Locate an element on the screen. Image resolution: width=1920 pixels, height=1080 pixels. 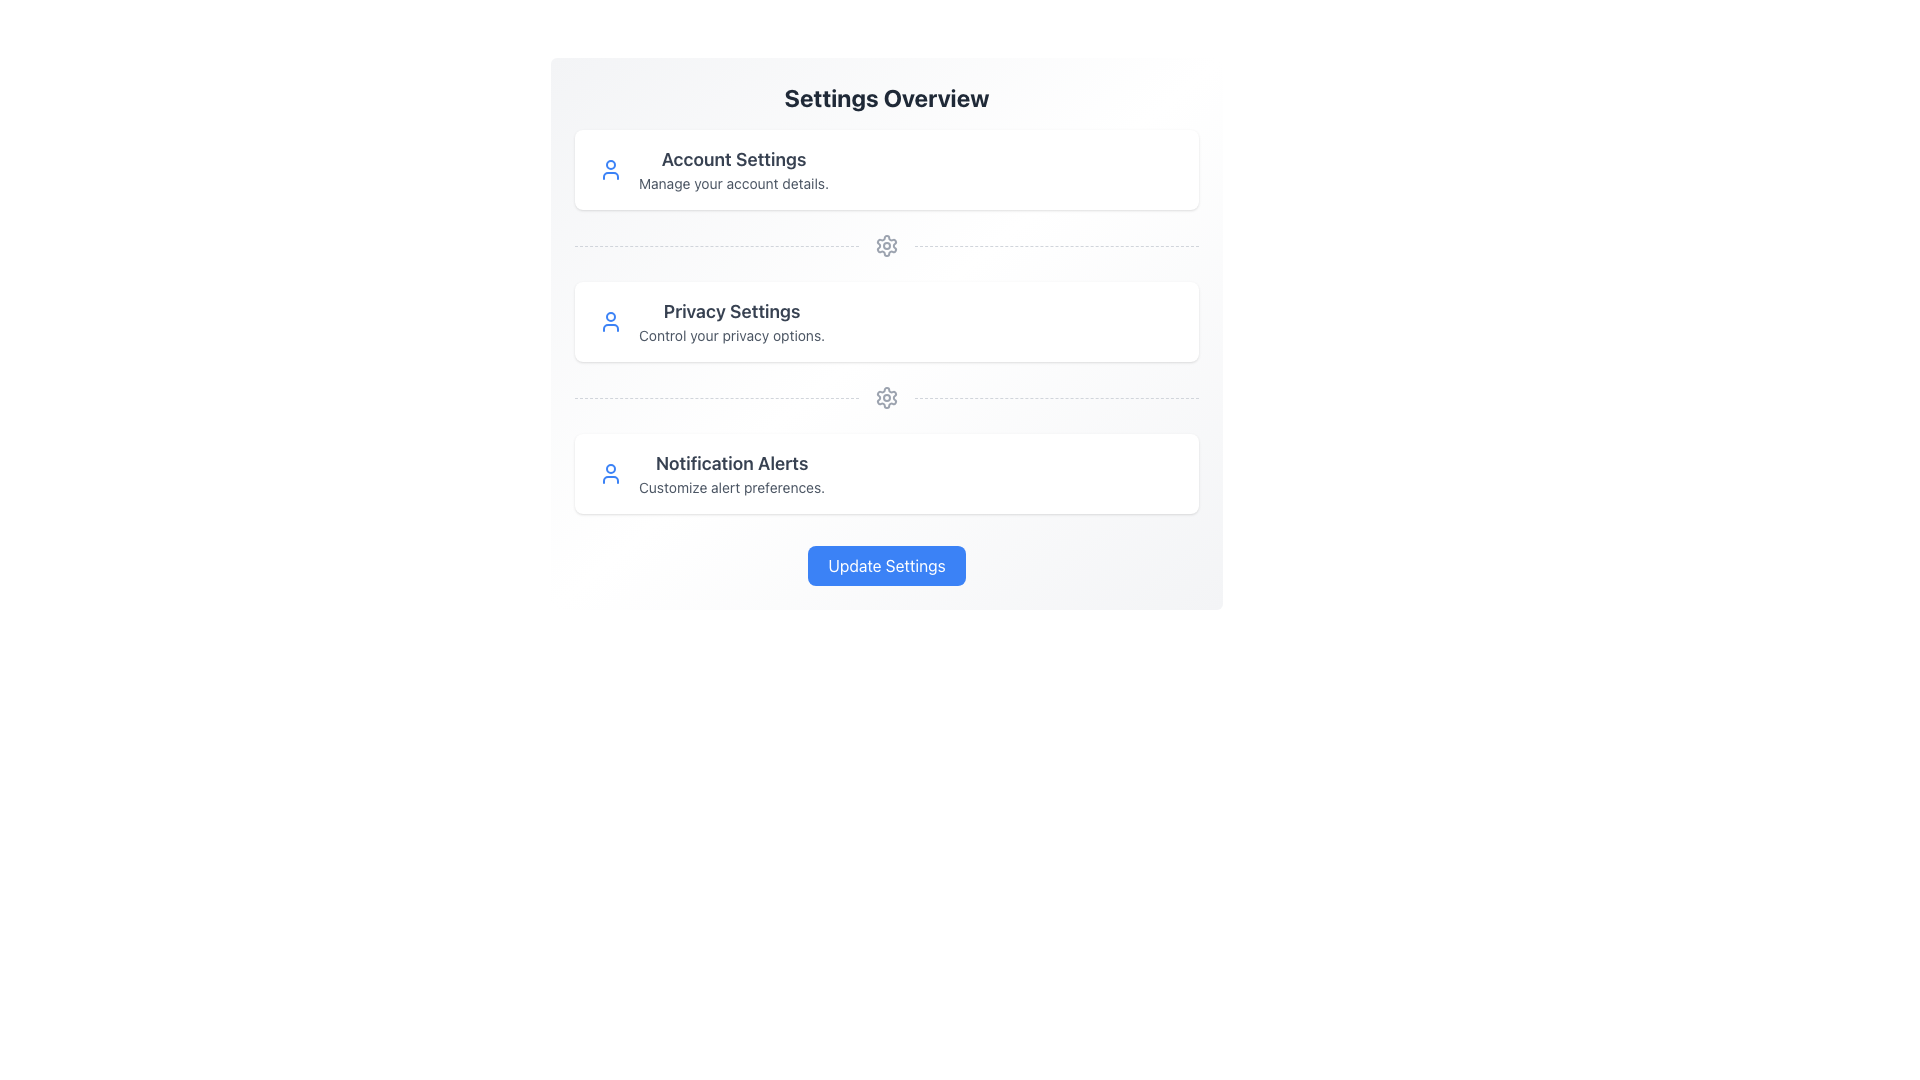
the icon representing the 'Privacy Settings' is located at coordinates (609, 320).